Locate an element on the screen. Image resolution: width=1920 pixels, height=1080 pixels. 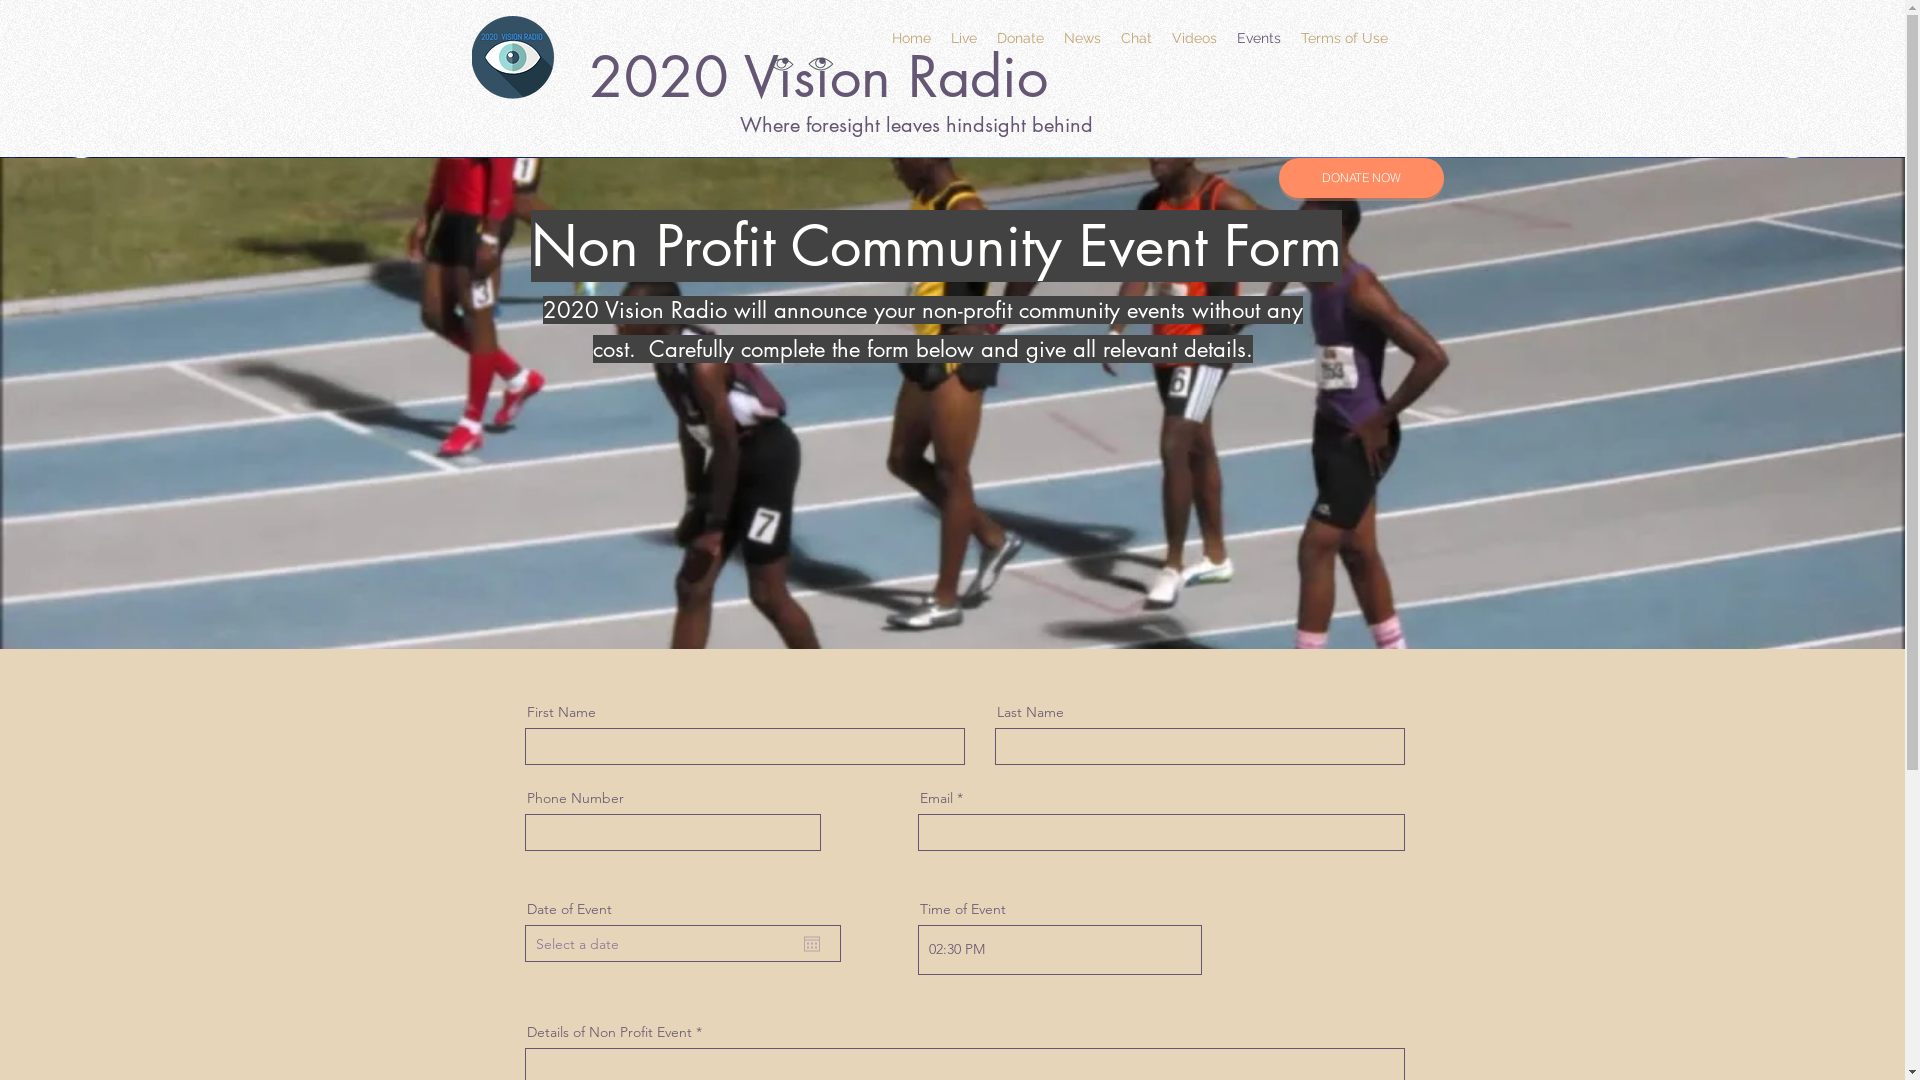
'Chat' is located at coordinates (1108, 38).